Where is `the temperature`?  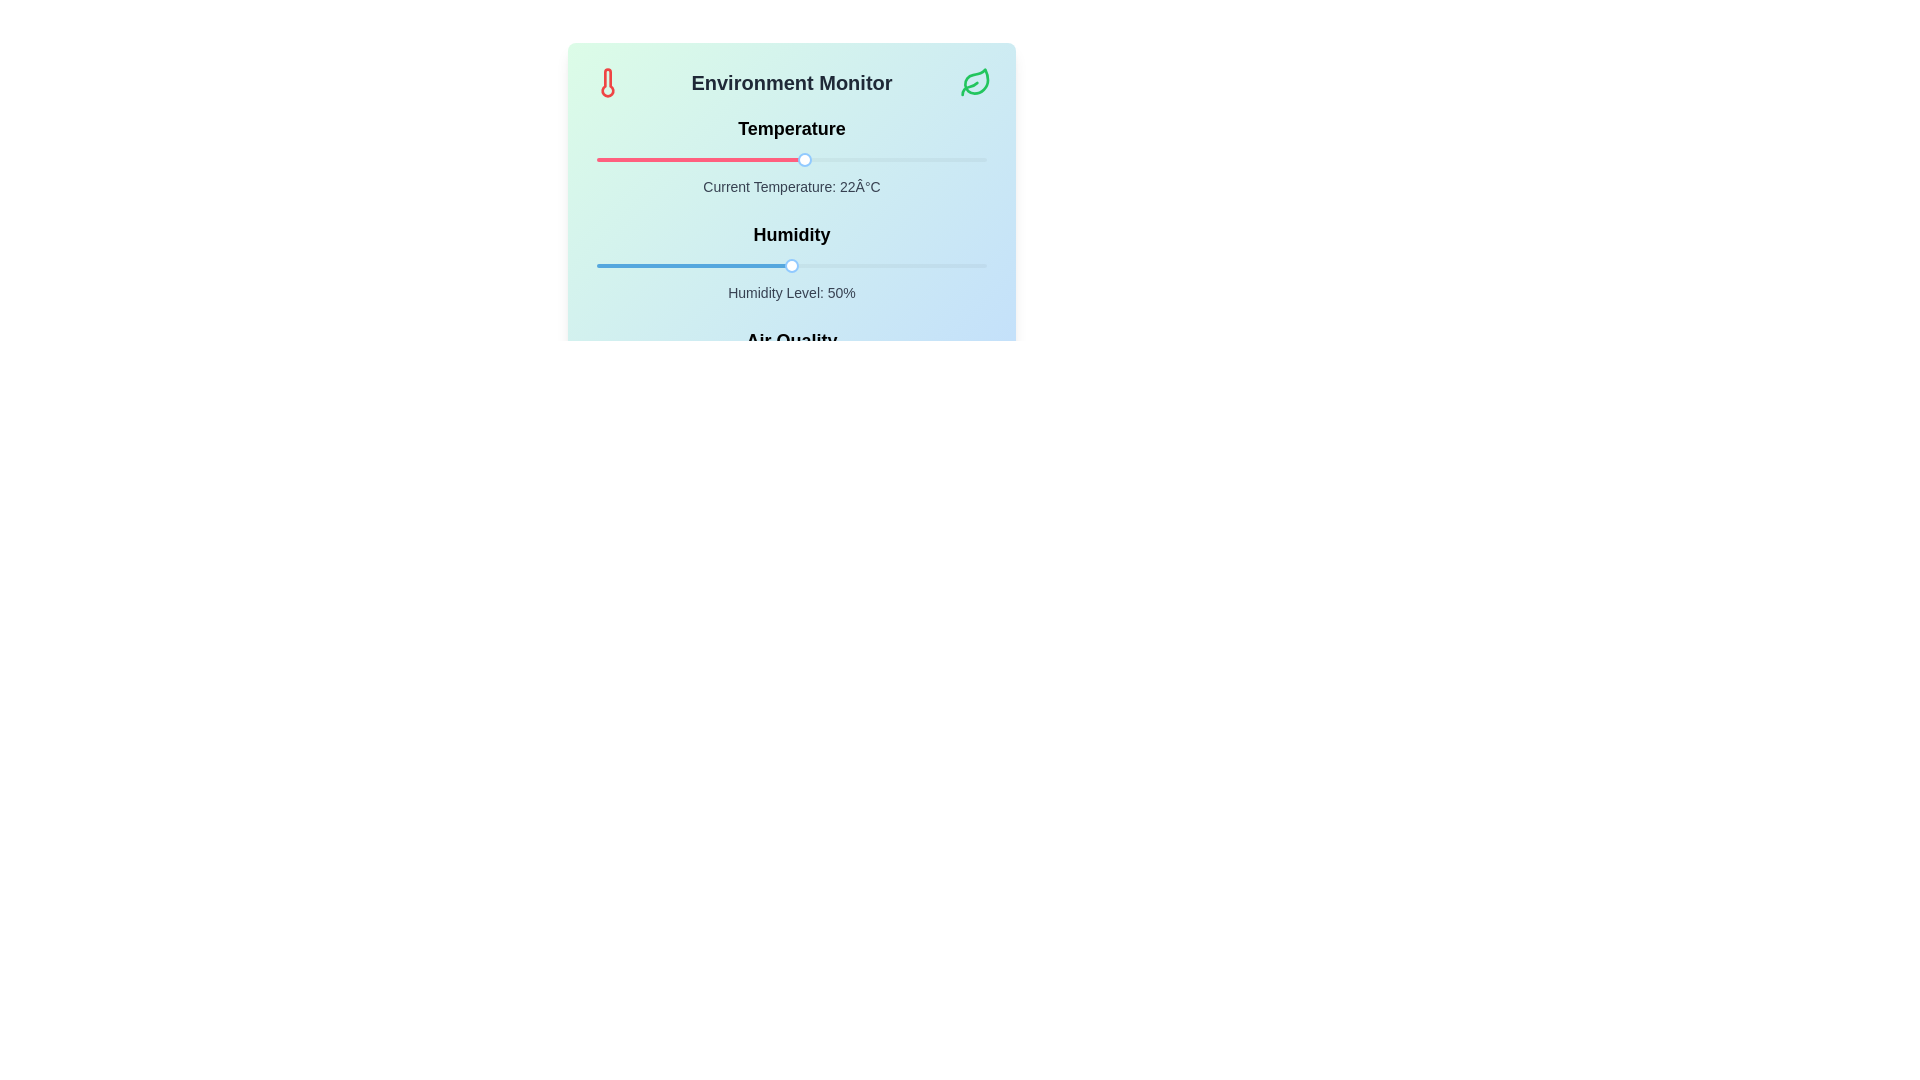
the temperature is located at coordinates (857, 158).